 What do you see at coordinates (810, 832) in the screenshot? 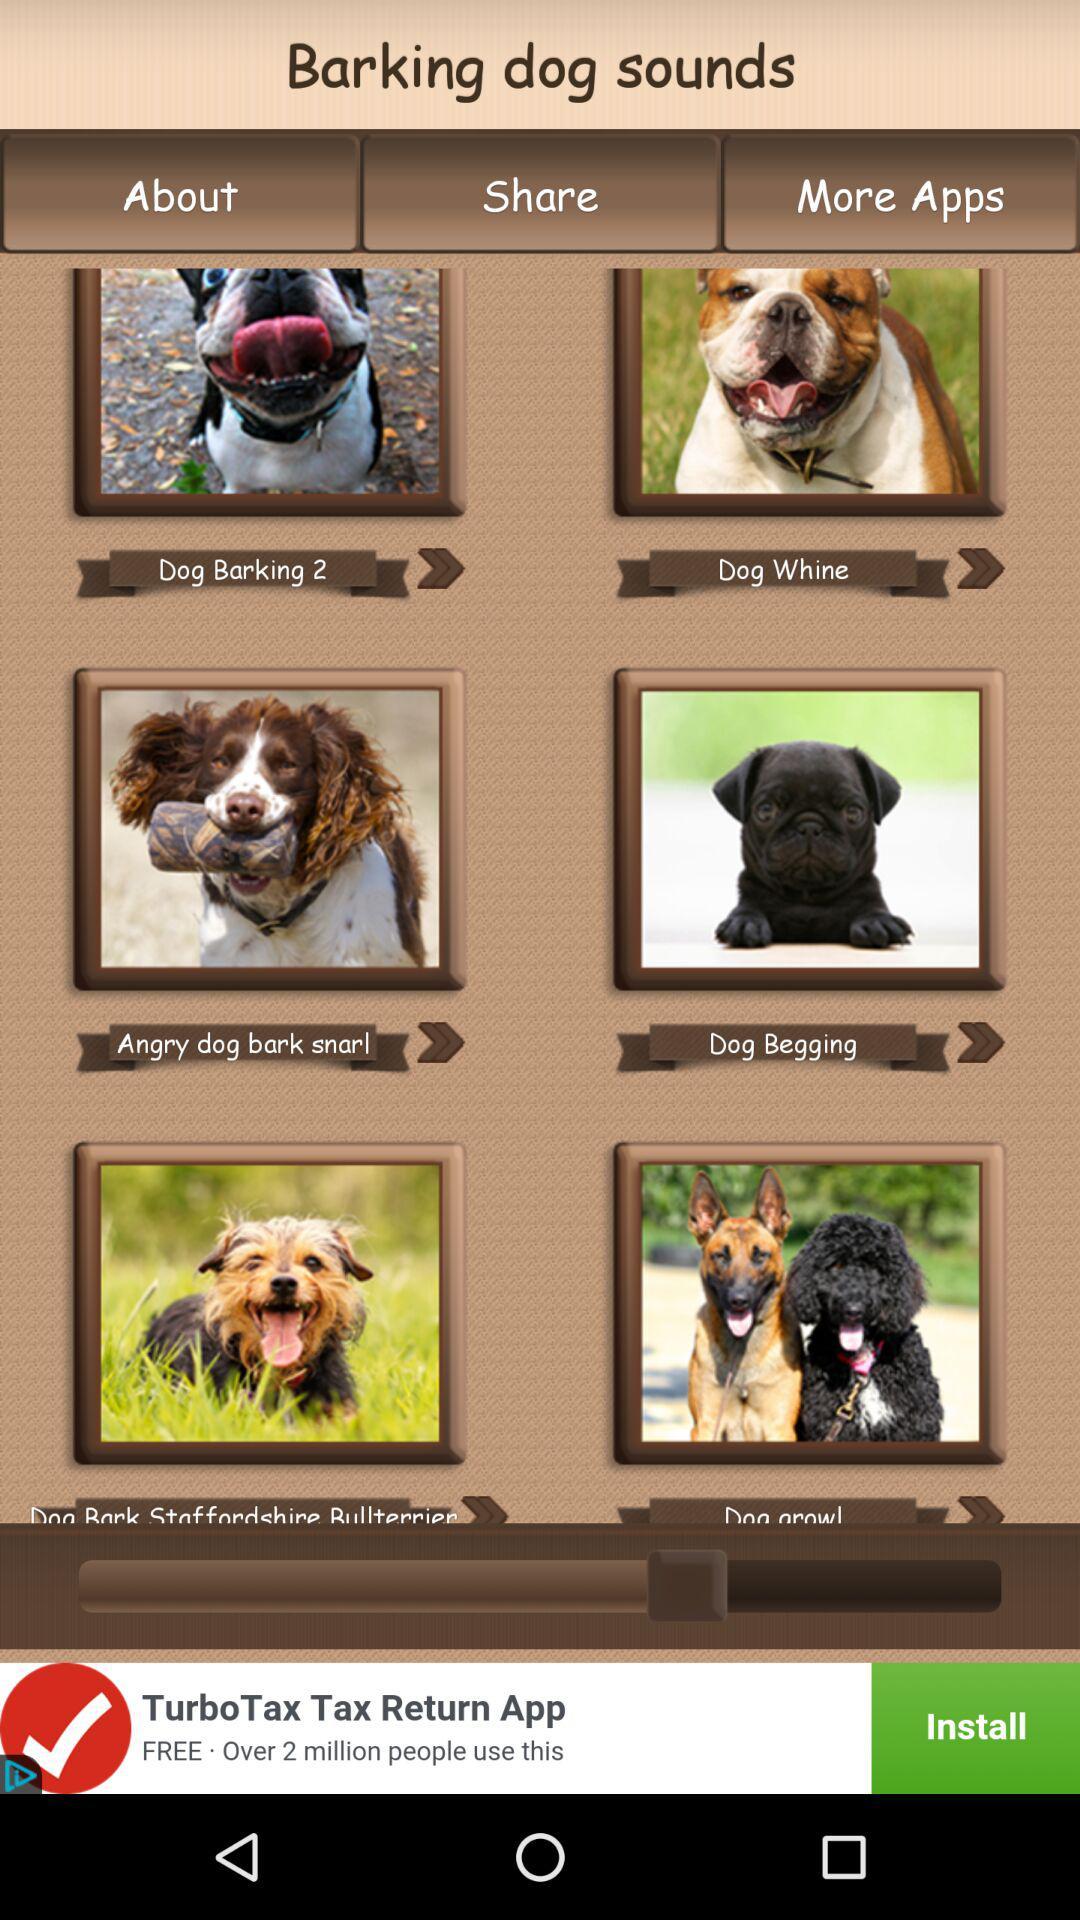
I see `icon dog begging sound` at bounding box center [810, 832].